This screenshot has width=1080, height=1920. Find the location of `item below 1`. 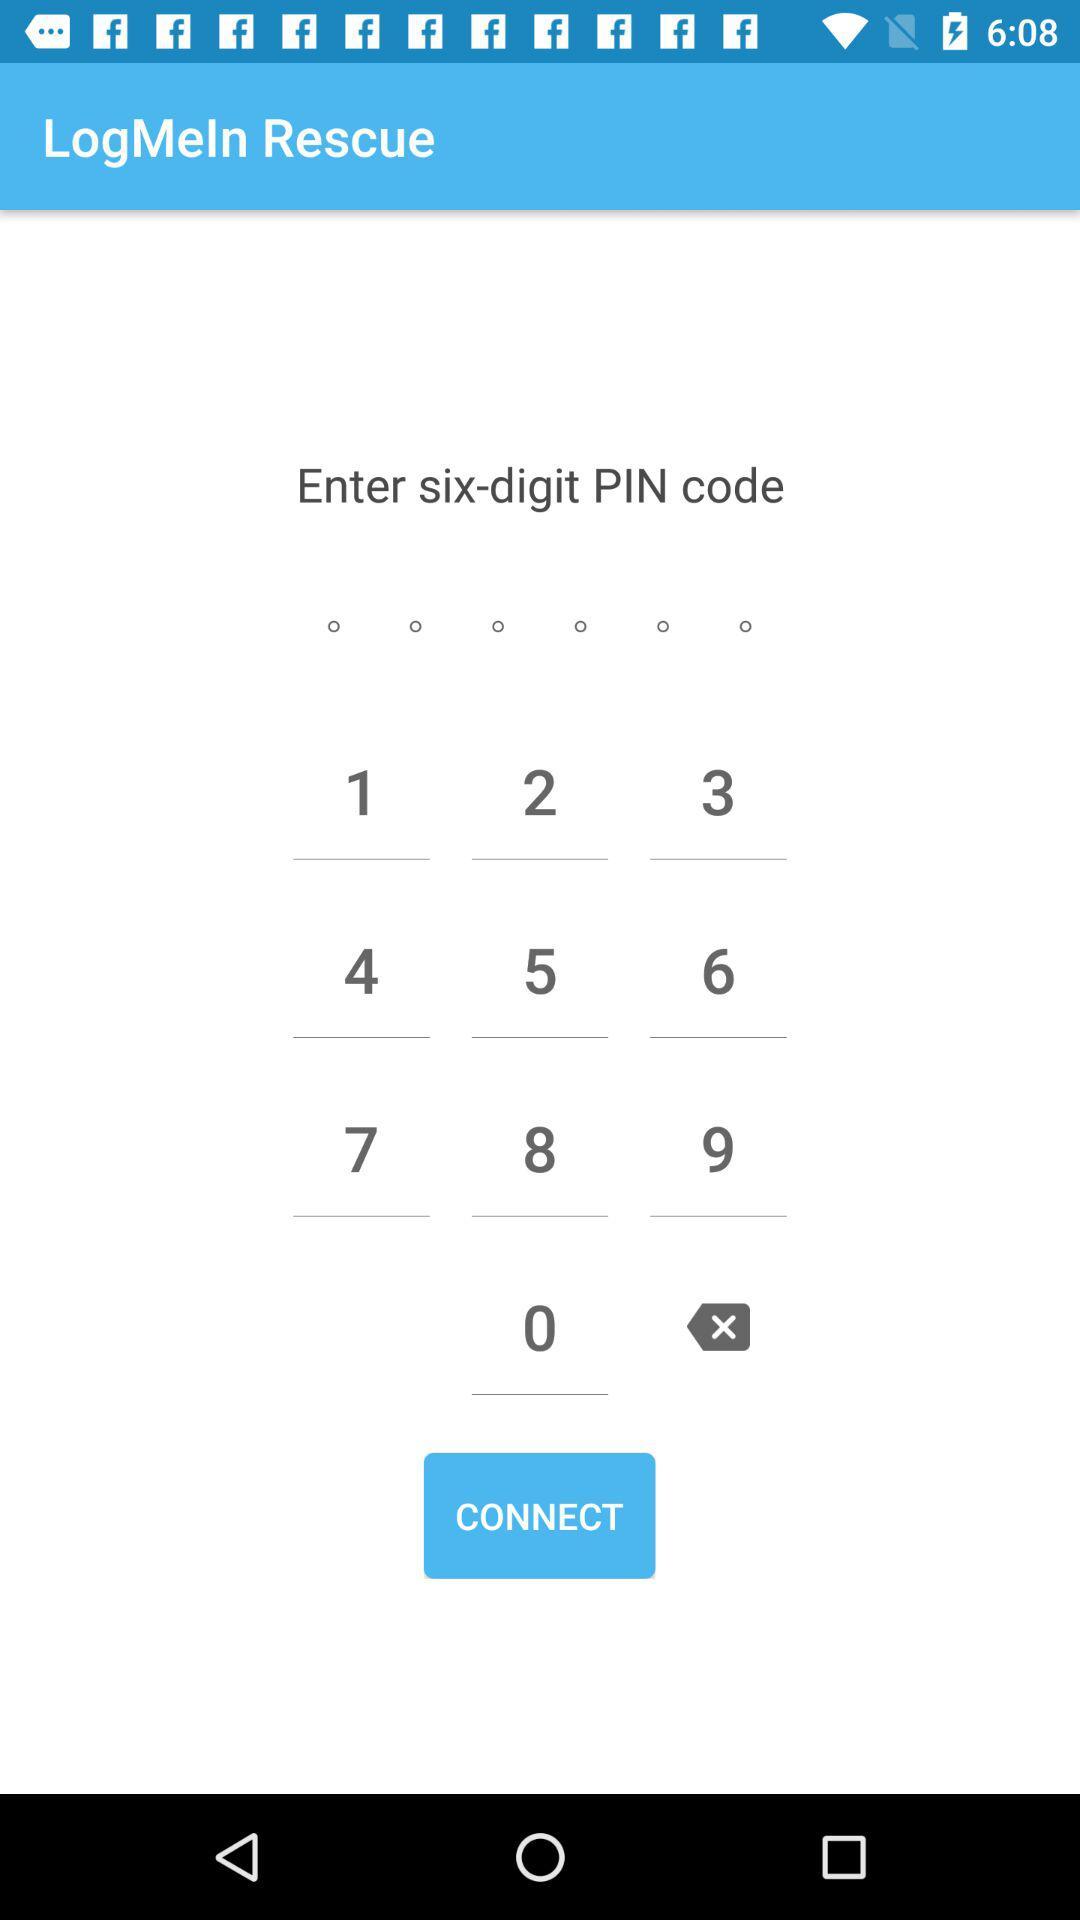

item below 1 is located at coordinates (361, 969).